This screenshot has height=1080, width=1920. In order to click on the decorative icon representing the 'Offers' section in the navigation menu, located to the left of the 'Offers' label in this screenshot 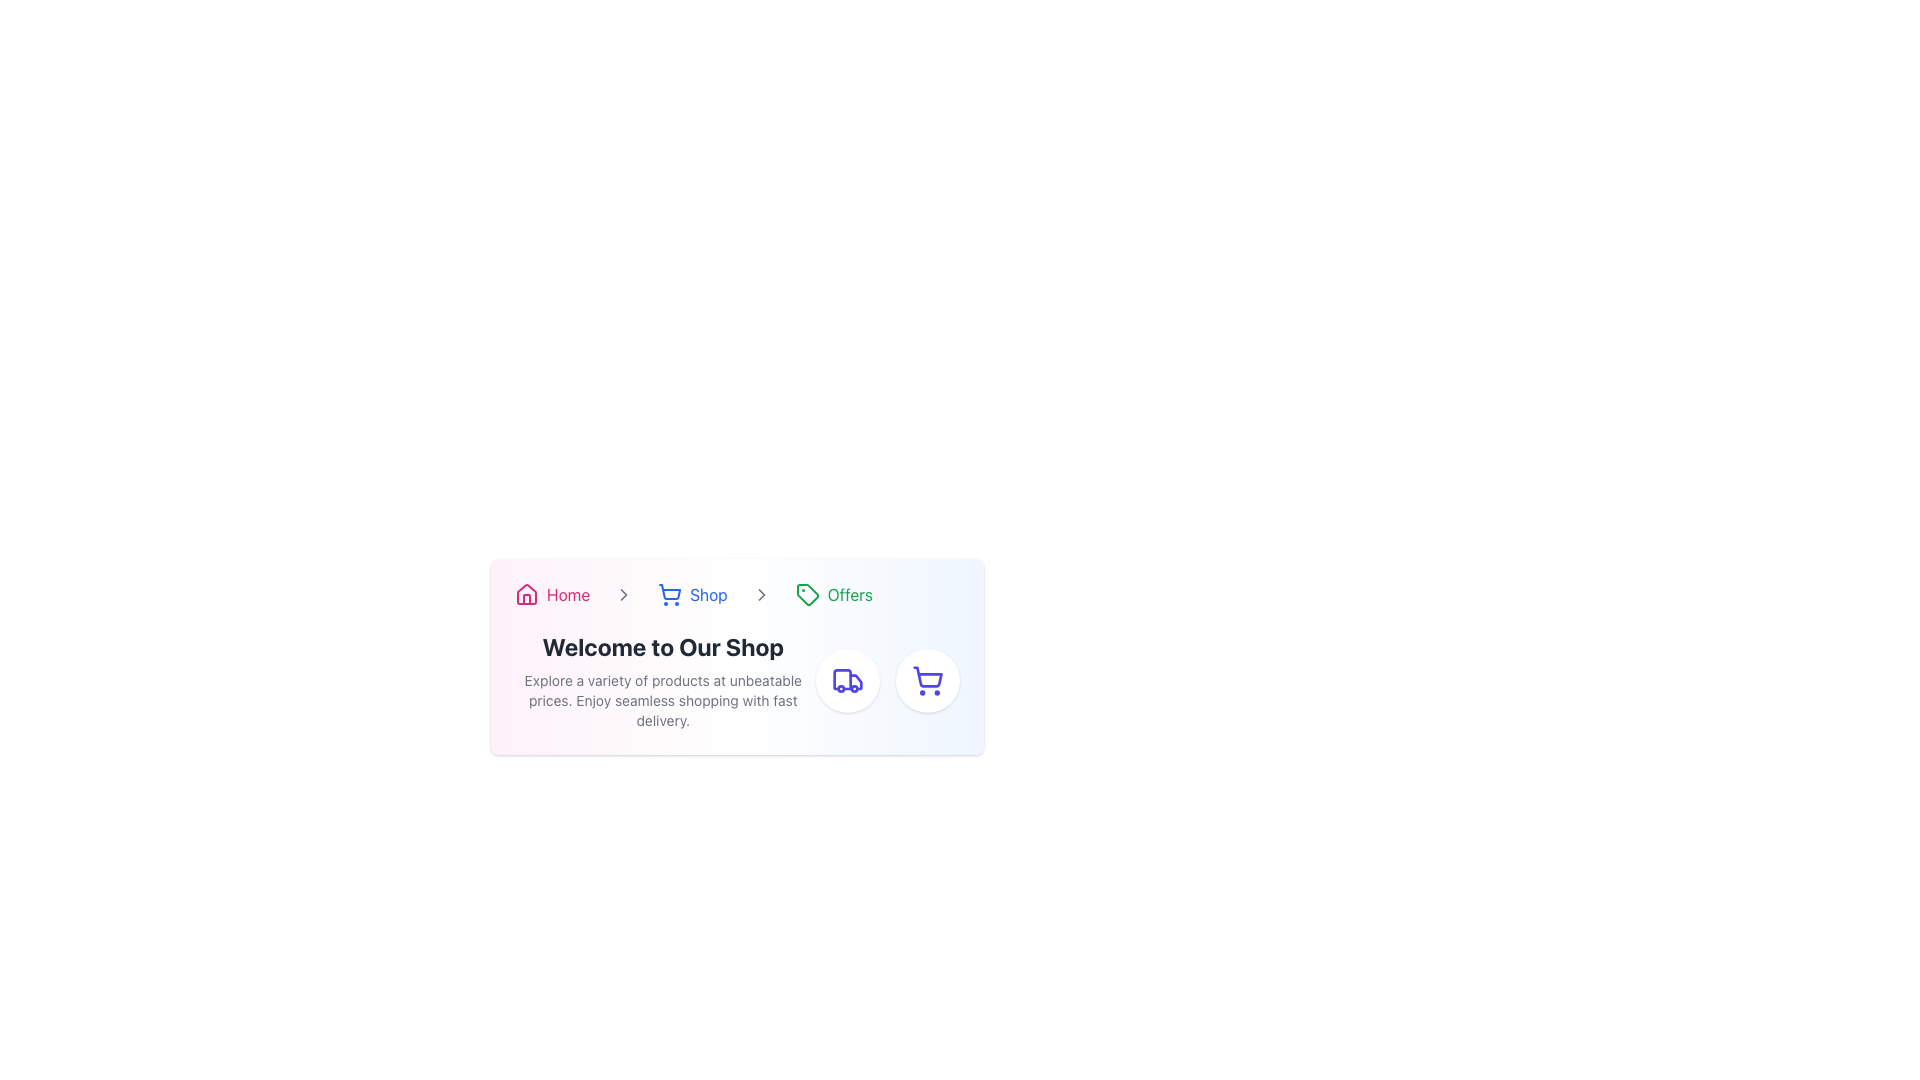, I will do `click(807, 593)`.